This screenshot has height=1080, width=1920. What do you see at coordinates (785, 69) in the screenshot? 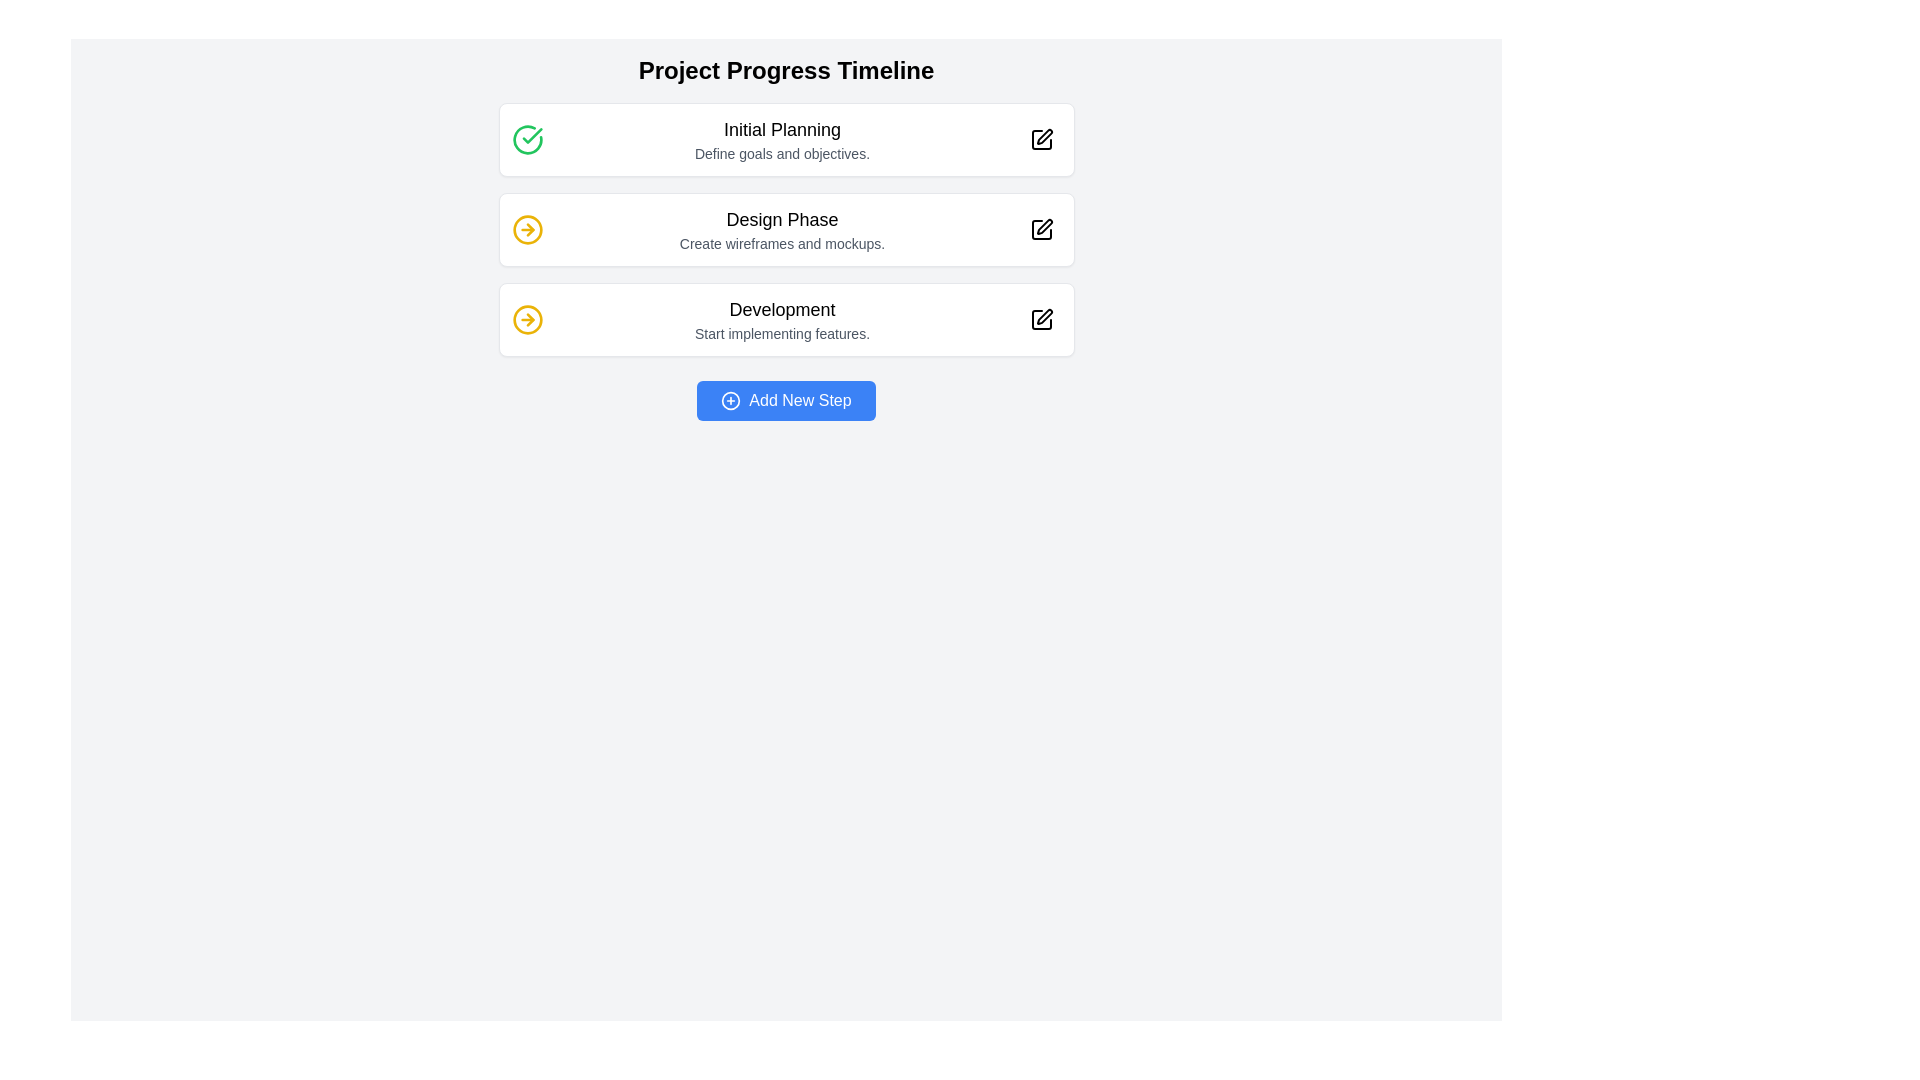
I see `the bold text header that reads 'Project Progress Timeline' located at the top of the interface, above the phases list and 'Add New Step' button` at bounding box center [785, 69].